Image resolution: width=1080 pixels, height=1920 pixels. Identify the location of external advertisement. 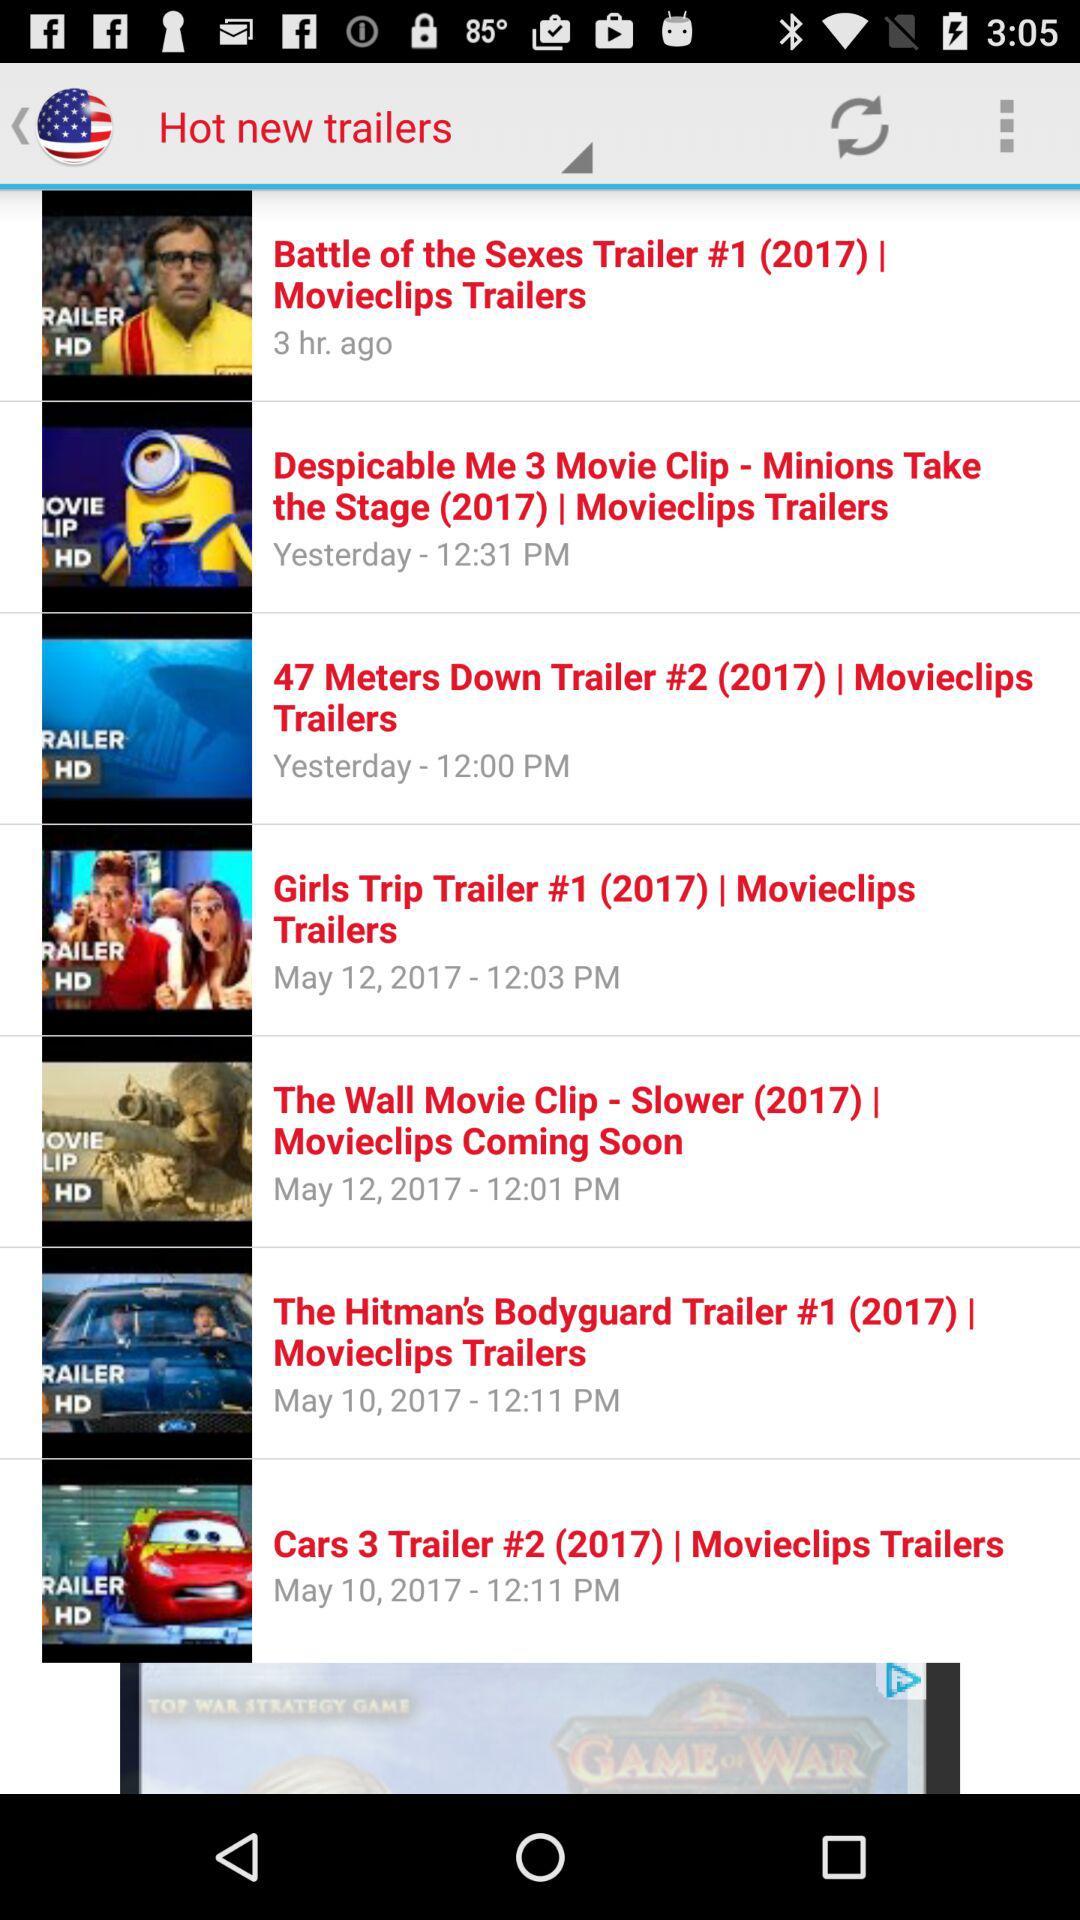
(540, 1727).